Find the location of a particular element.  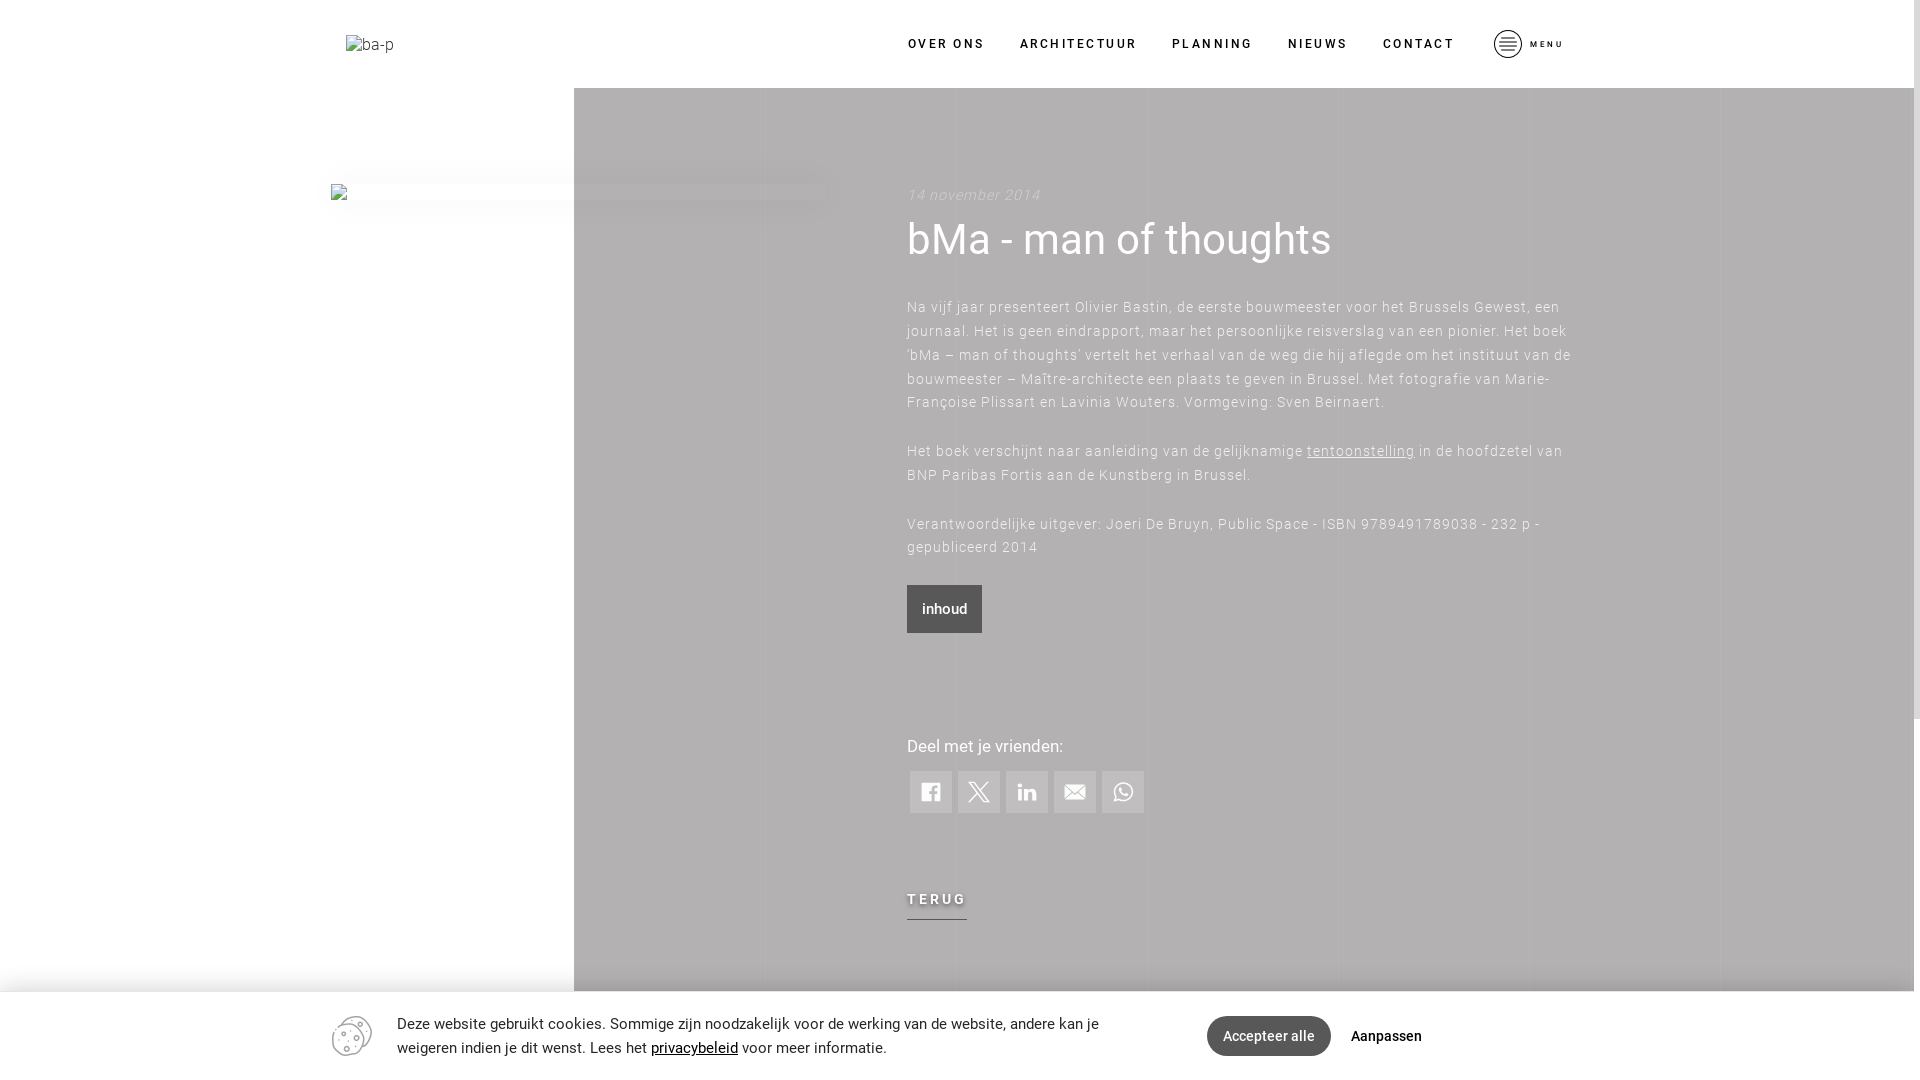

'tentoonstelling' is located at coordinates (1360, 451).